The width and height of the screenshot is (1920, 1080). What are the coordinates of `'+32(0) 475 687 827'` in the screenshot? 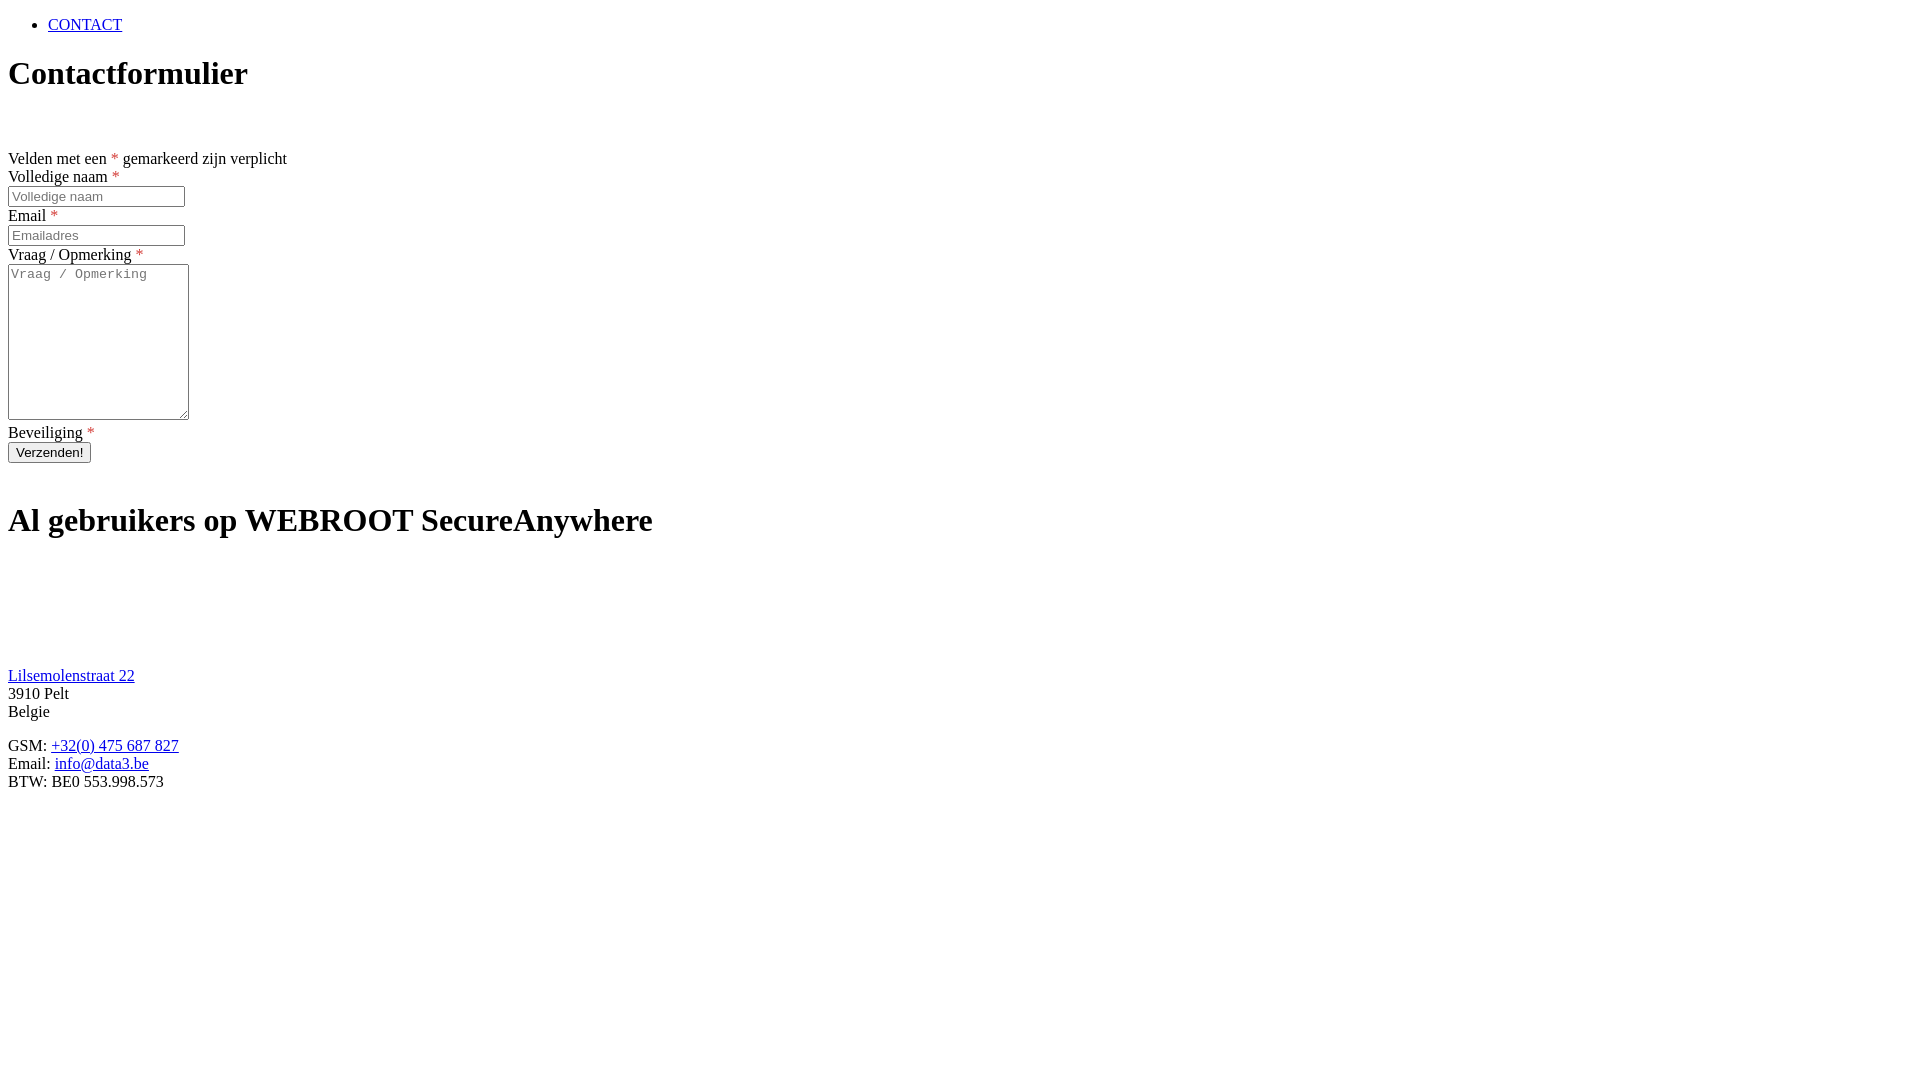 It's located at (114, 745).